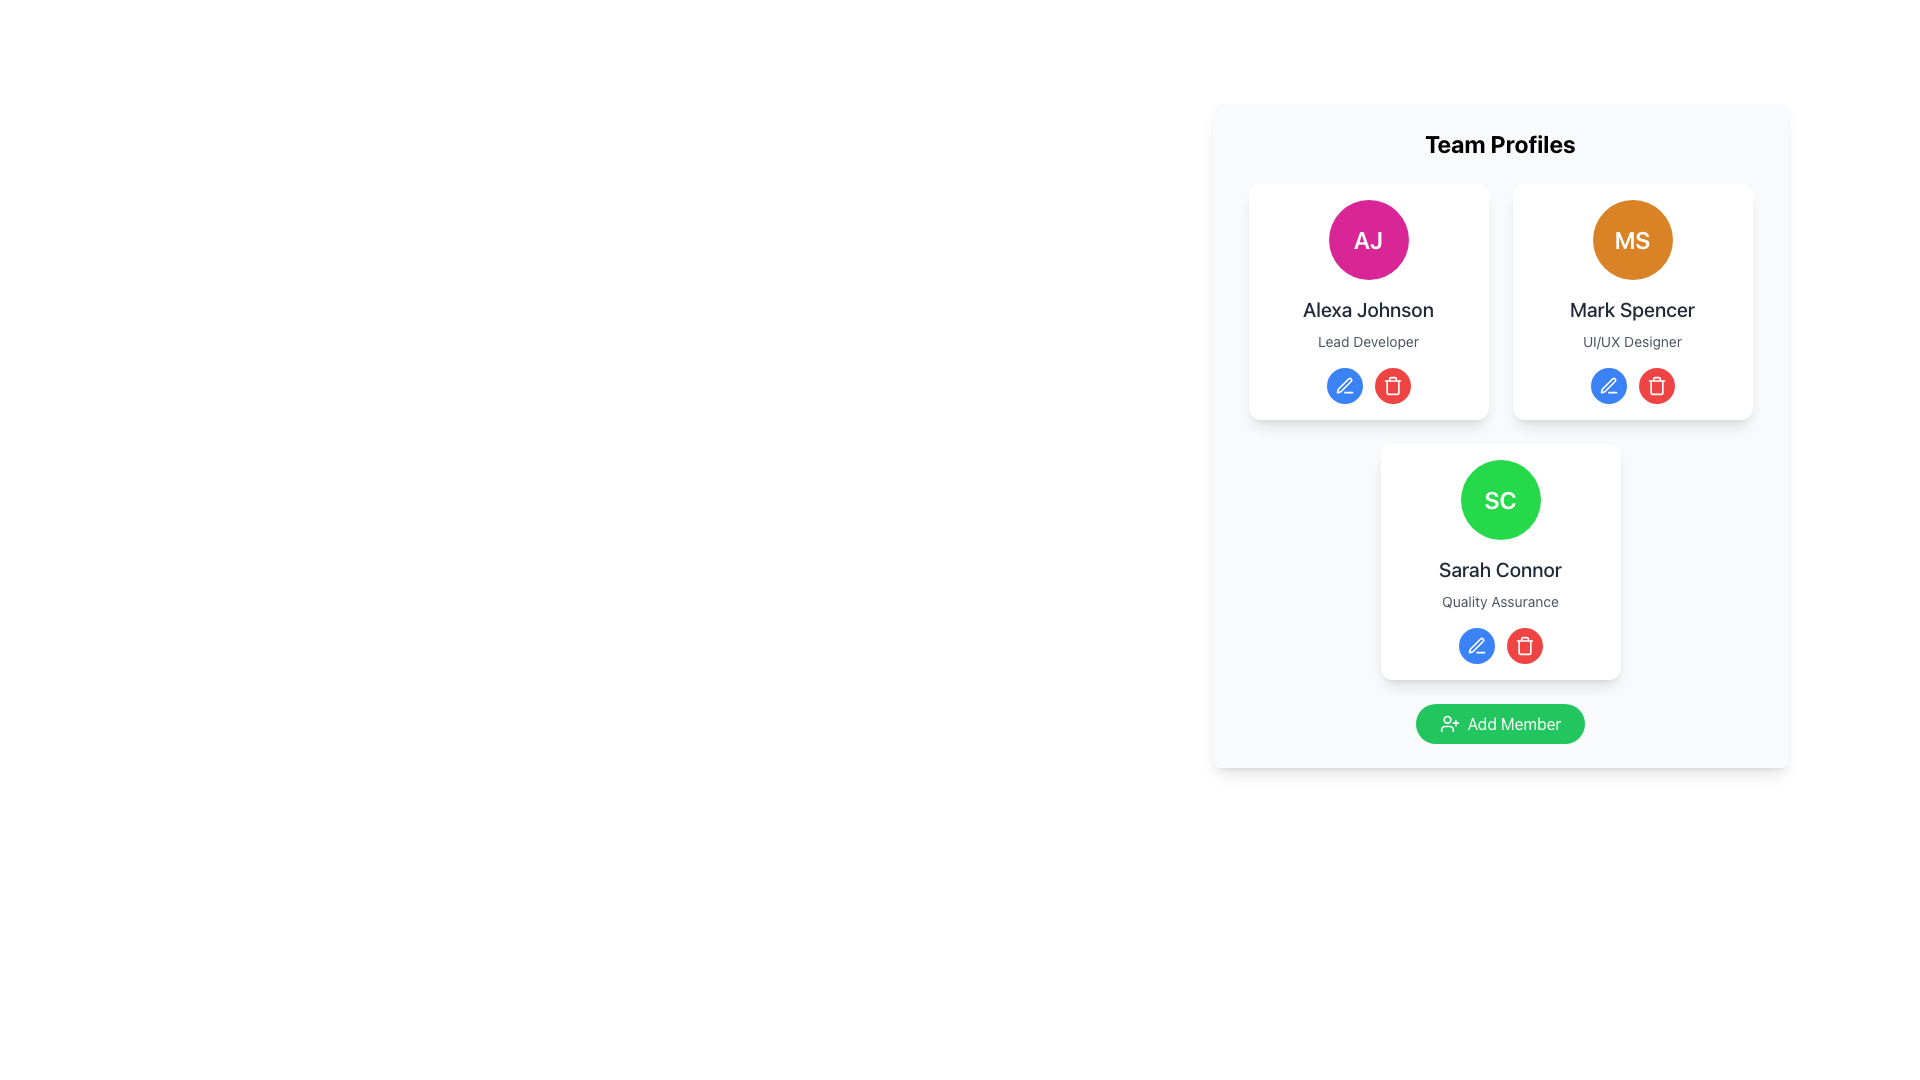  Describe the element at coordinates (1367, 238) in the screenshot. I see `the initials 'AJ' on the Avatar Badge representing user Alexa Johnson, located in the top-left profile card of the 'Team Profiles' section, above the name 'Alexa Johnson'` at that location.